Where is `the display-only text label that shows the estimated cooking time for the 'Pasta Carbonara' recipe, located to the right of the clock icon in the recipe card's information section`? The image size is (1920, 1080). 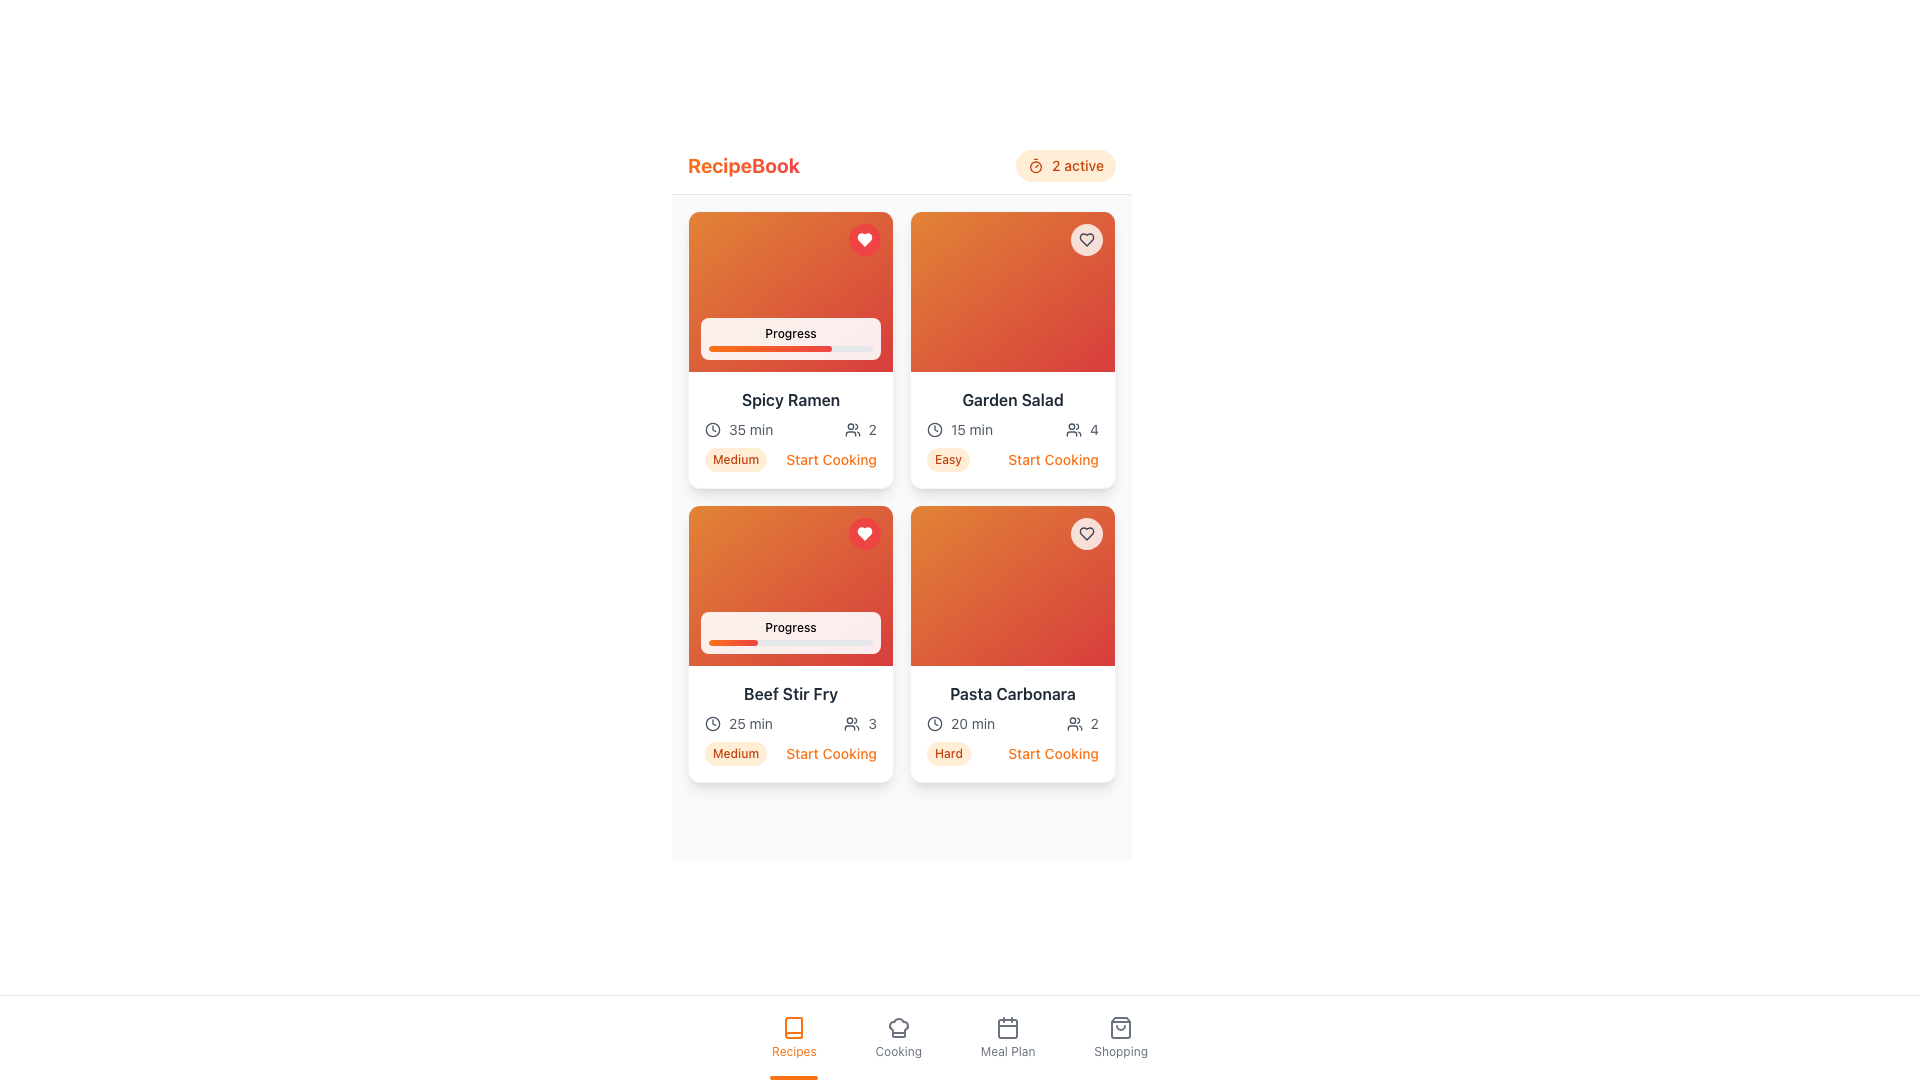
the display-only text label that shows the estimated cooking time for the 'Pasta Carbonara' recipe, located to the right of the clock icon in the recipe card's information section is located at coordinates (973, 724).